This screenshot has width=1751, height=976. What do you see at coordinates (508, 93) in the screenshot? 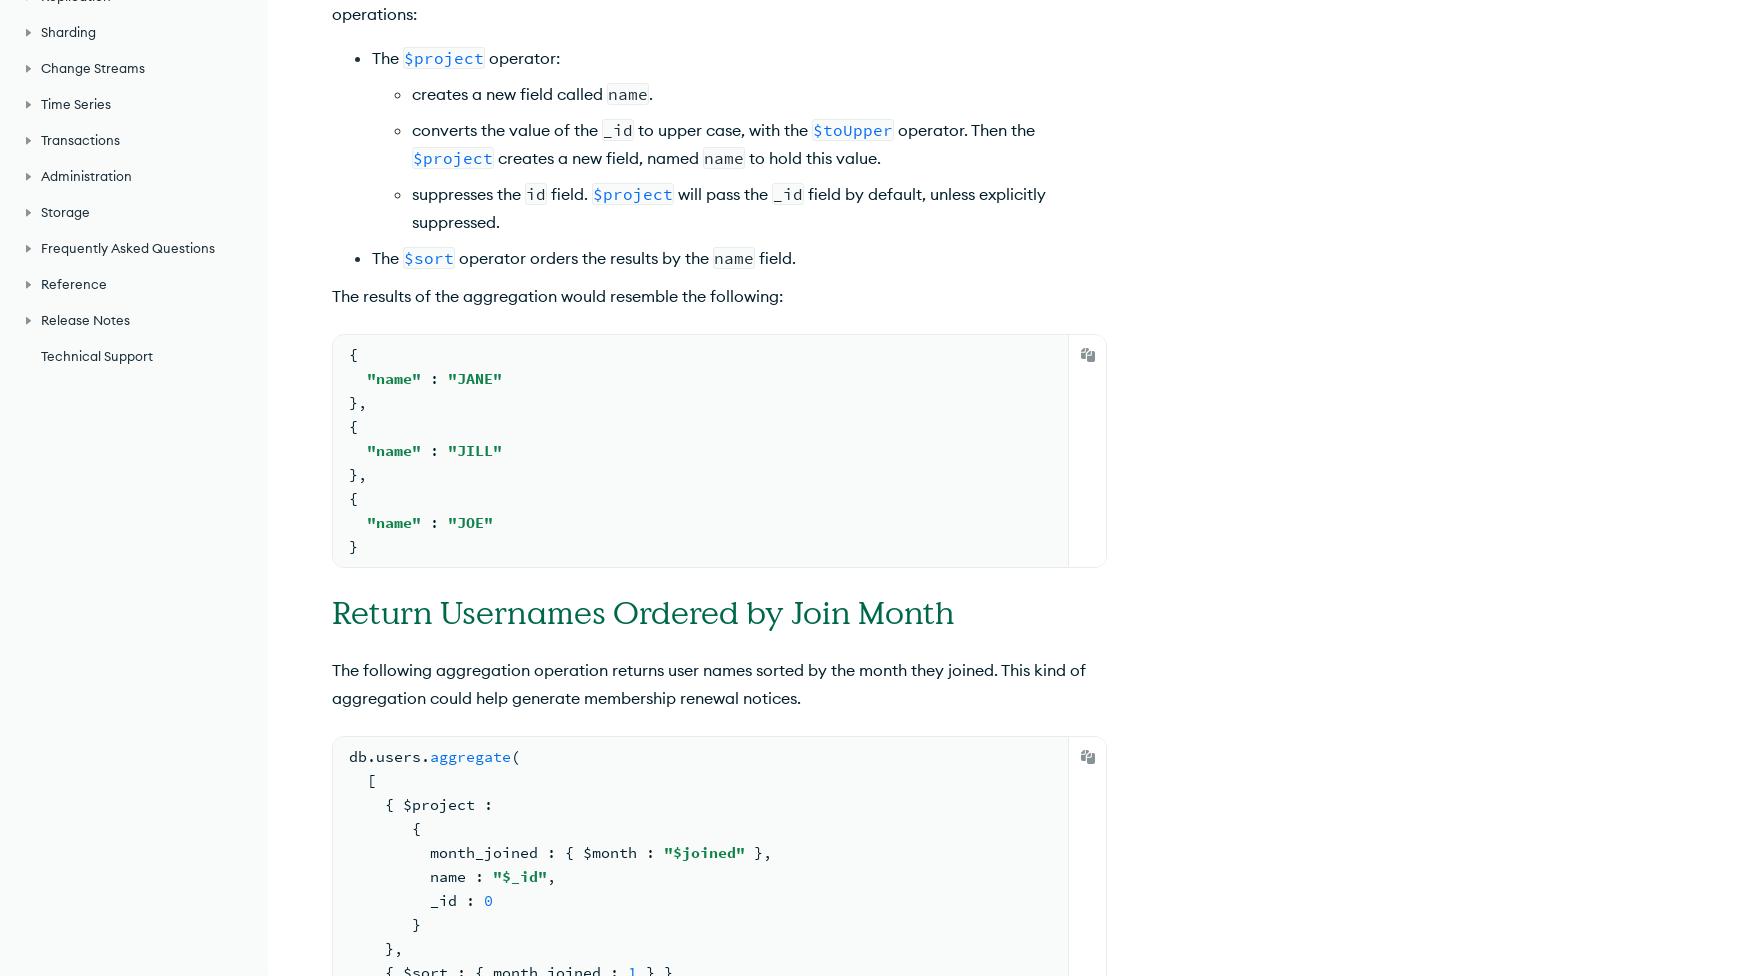
I see `'creates a new field called'` at bounding box center [508, 93].